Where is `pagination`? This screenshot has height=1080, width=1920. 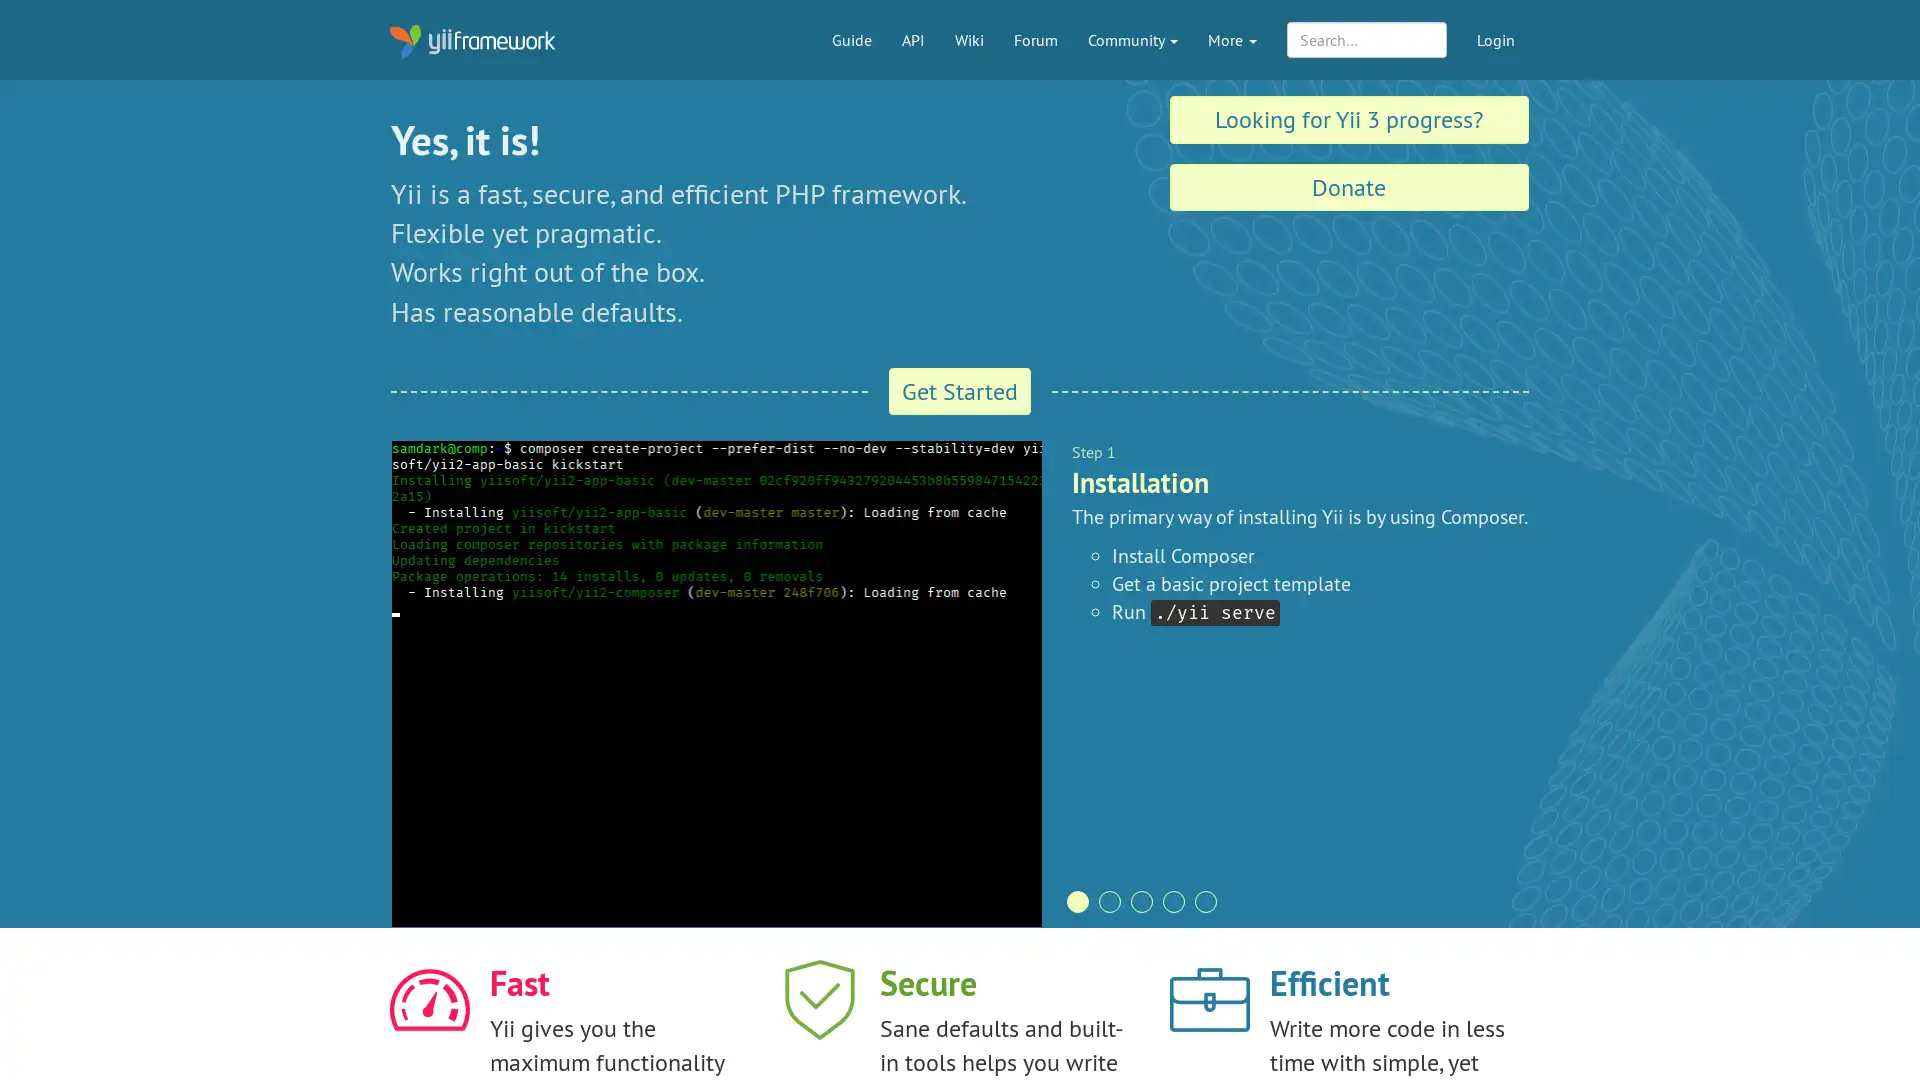 pagination is located at coordinates (1108, 902).